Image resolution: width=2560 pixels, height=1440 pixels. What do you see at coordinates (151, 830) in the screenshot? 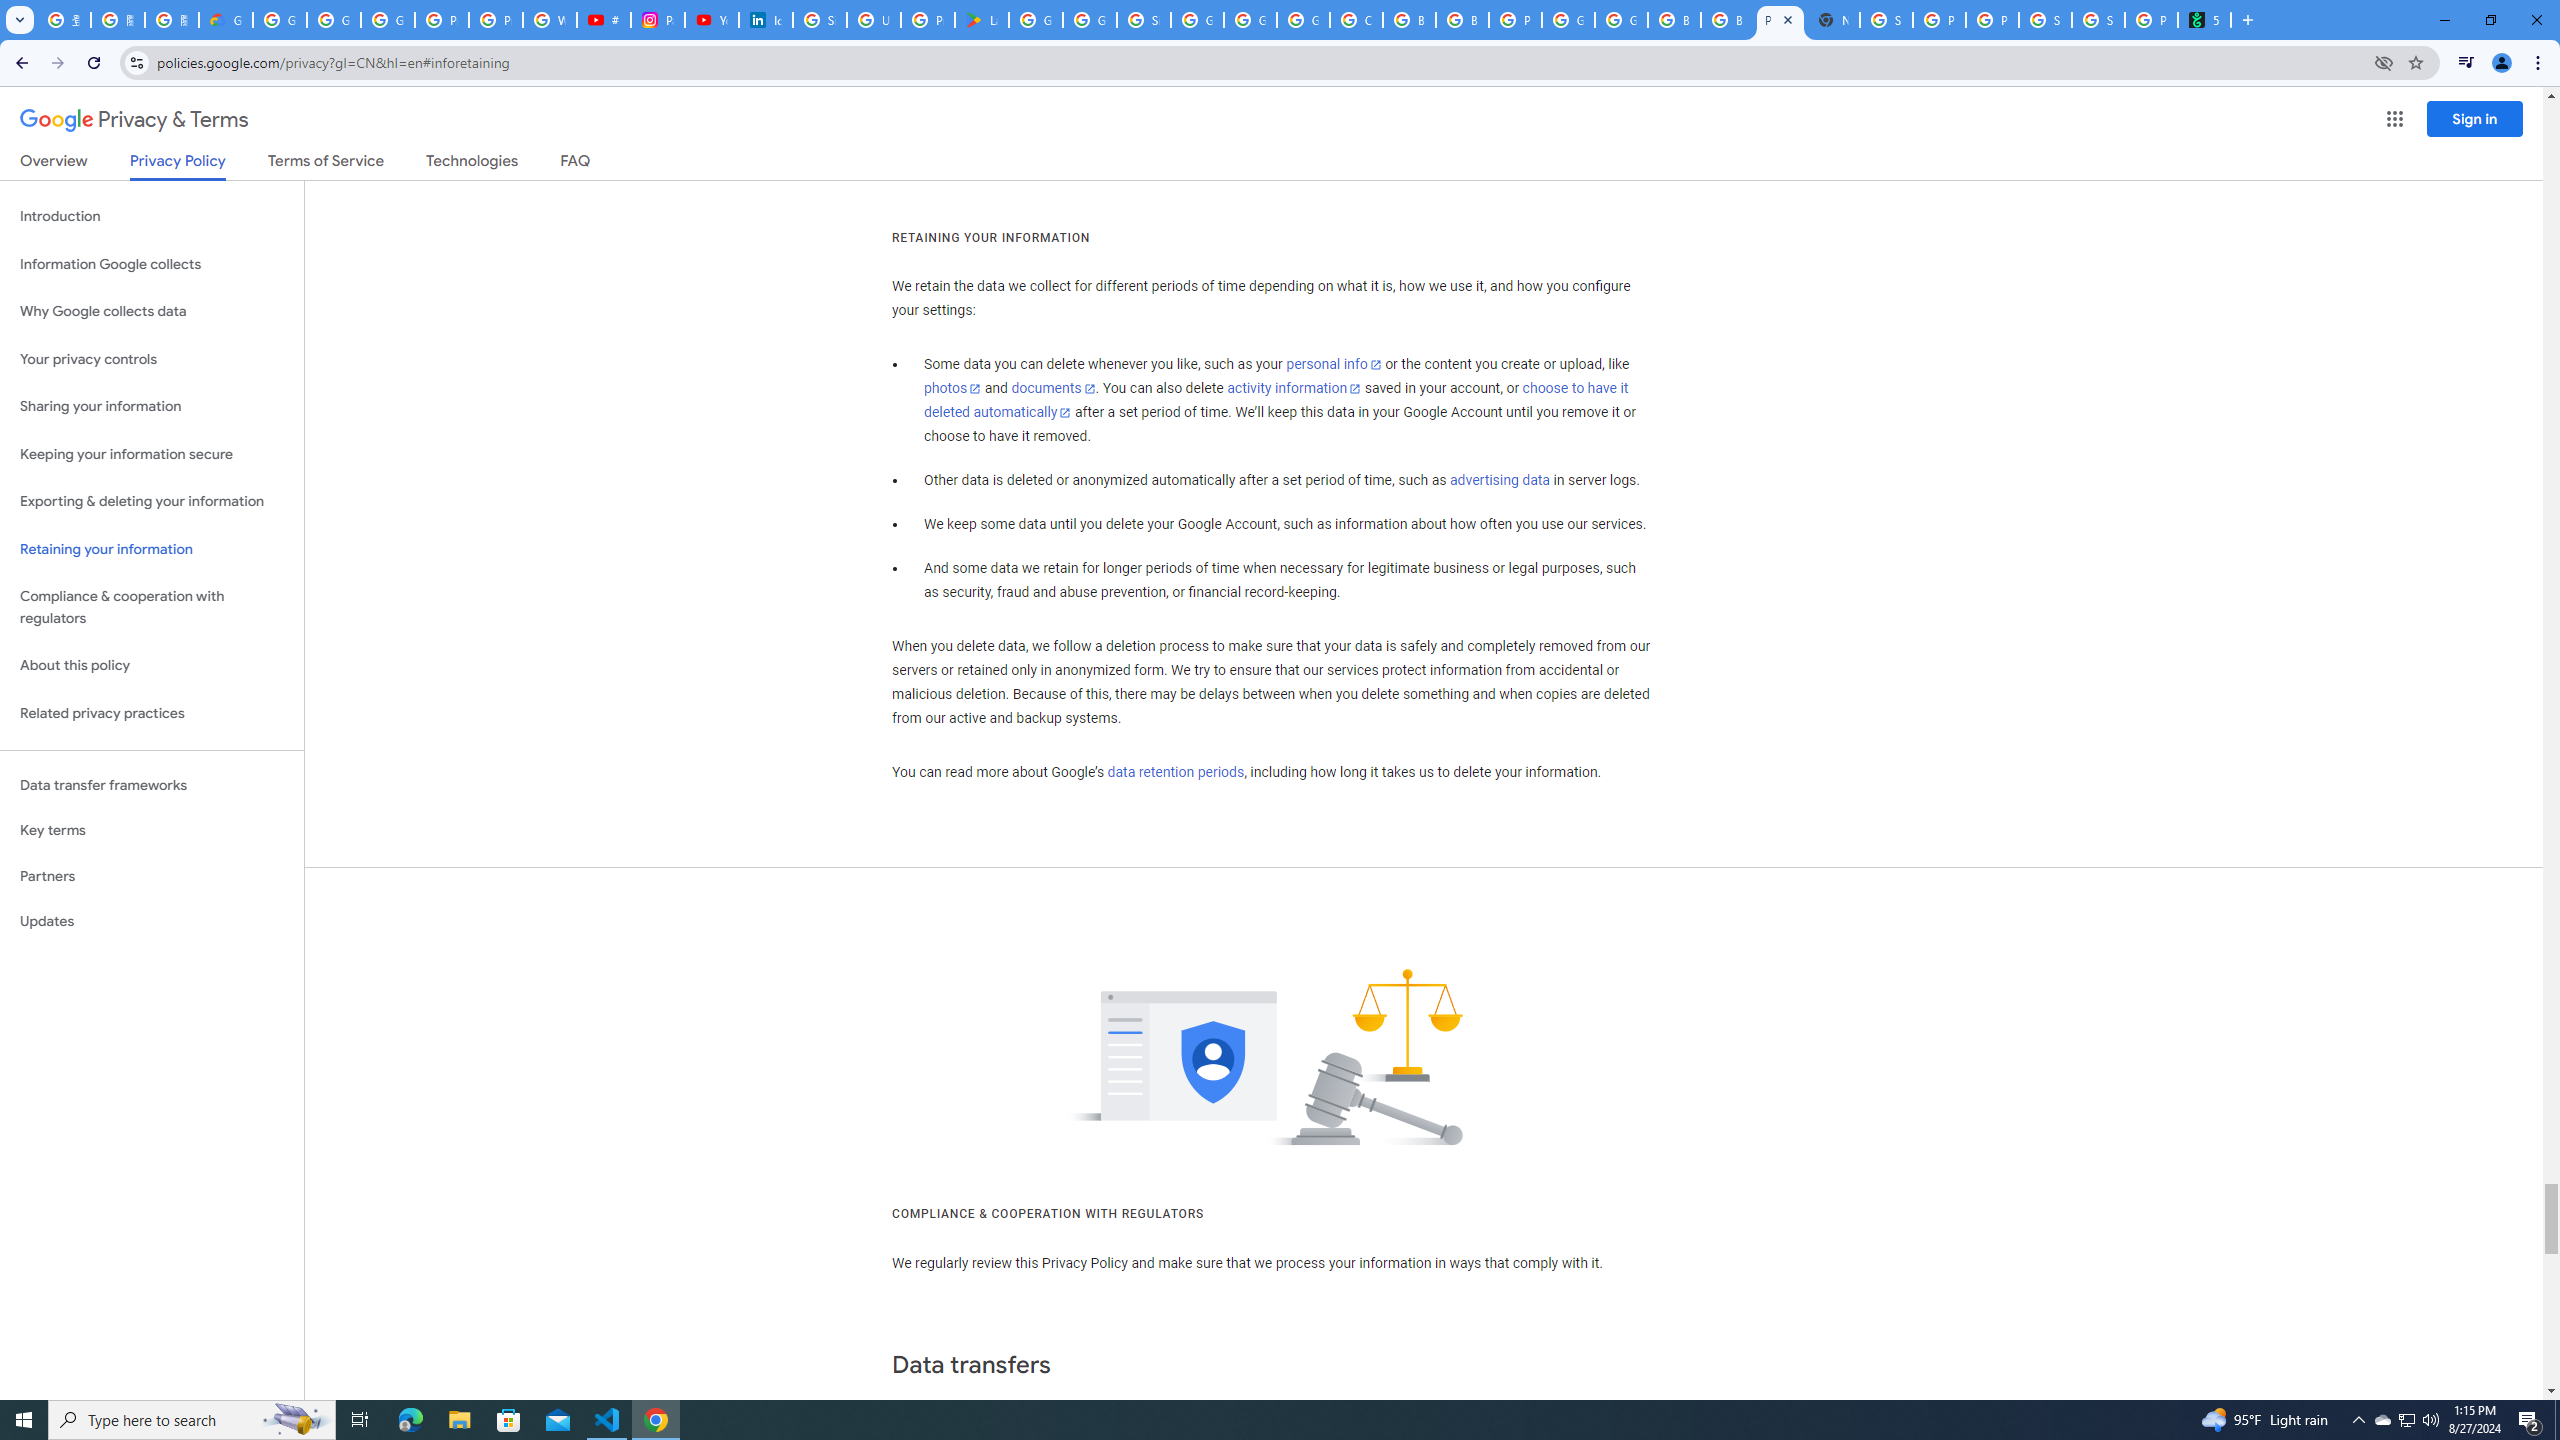
I see `'Key terms'` at bounding box center [151, 830].